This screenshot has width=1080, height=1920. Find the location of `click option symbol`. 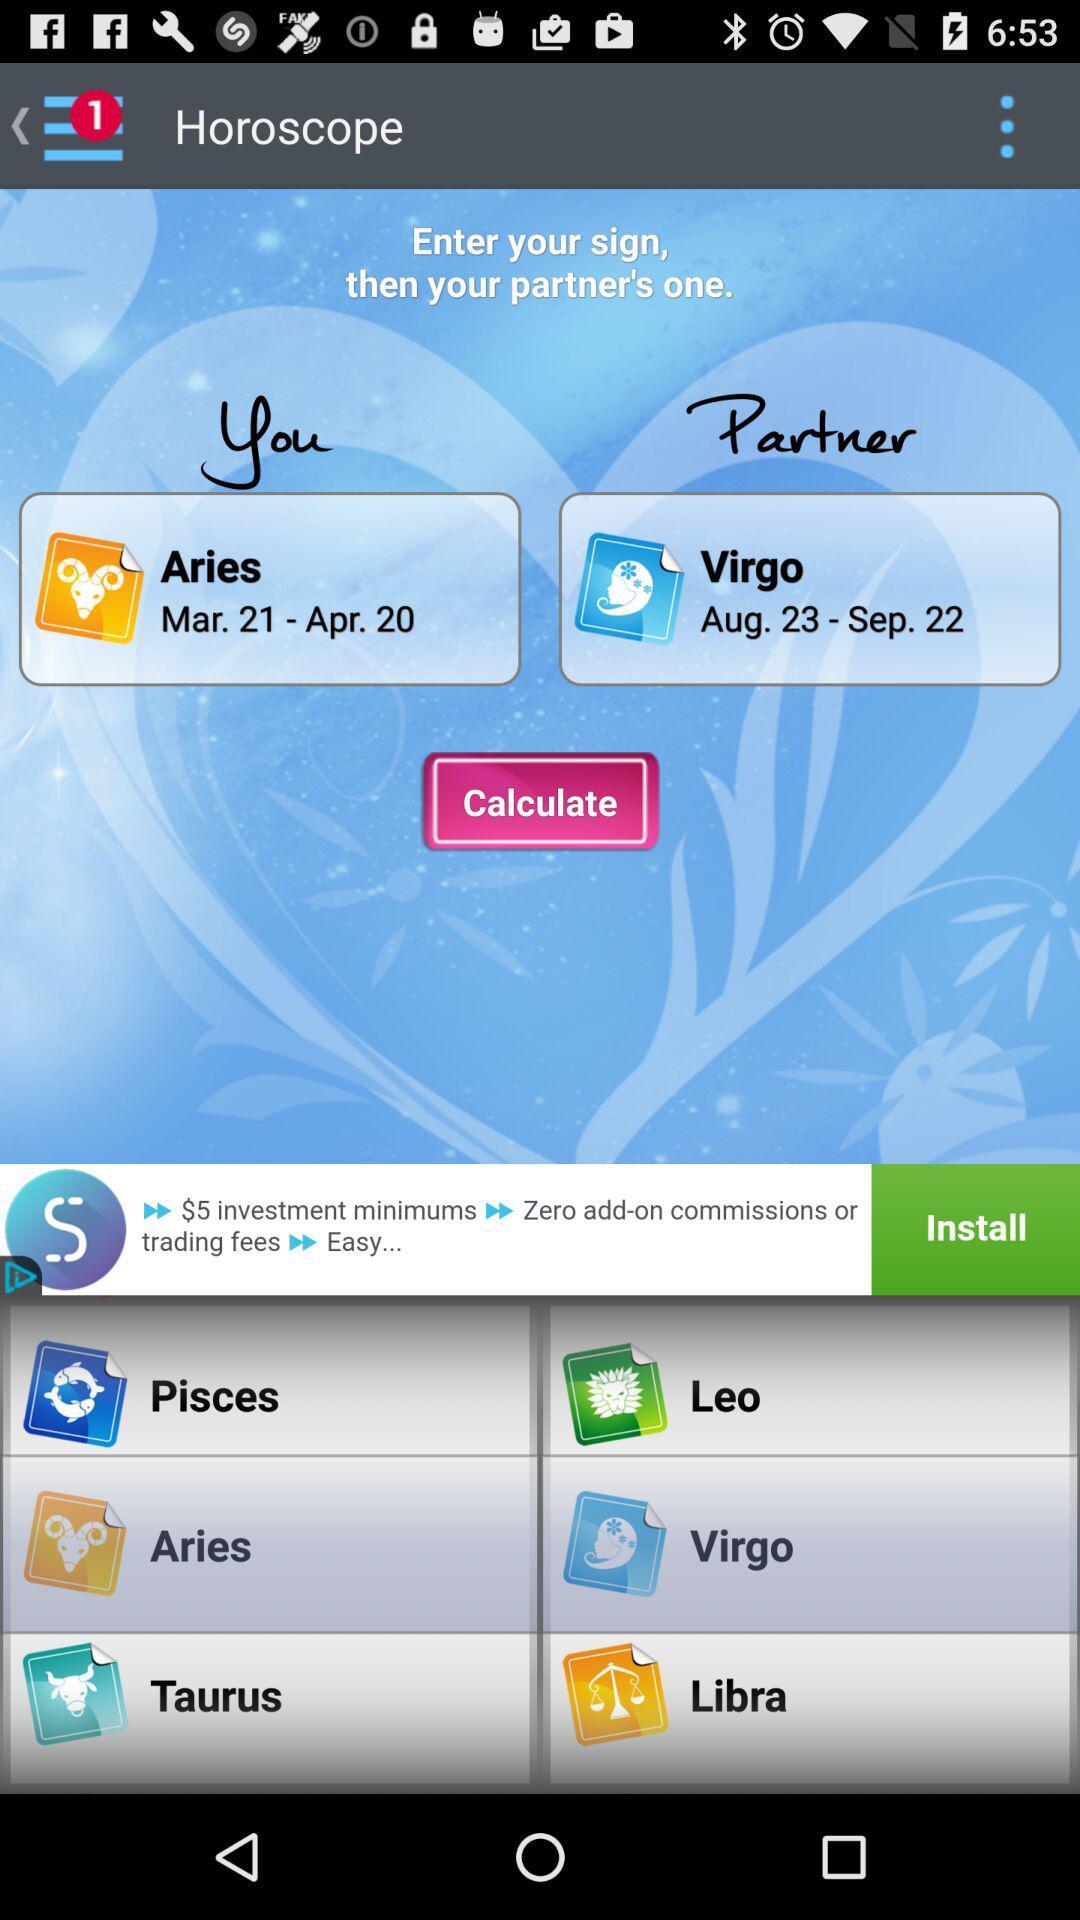

click option symbol is located at coordinates (1006, 124).